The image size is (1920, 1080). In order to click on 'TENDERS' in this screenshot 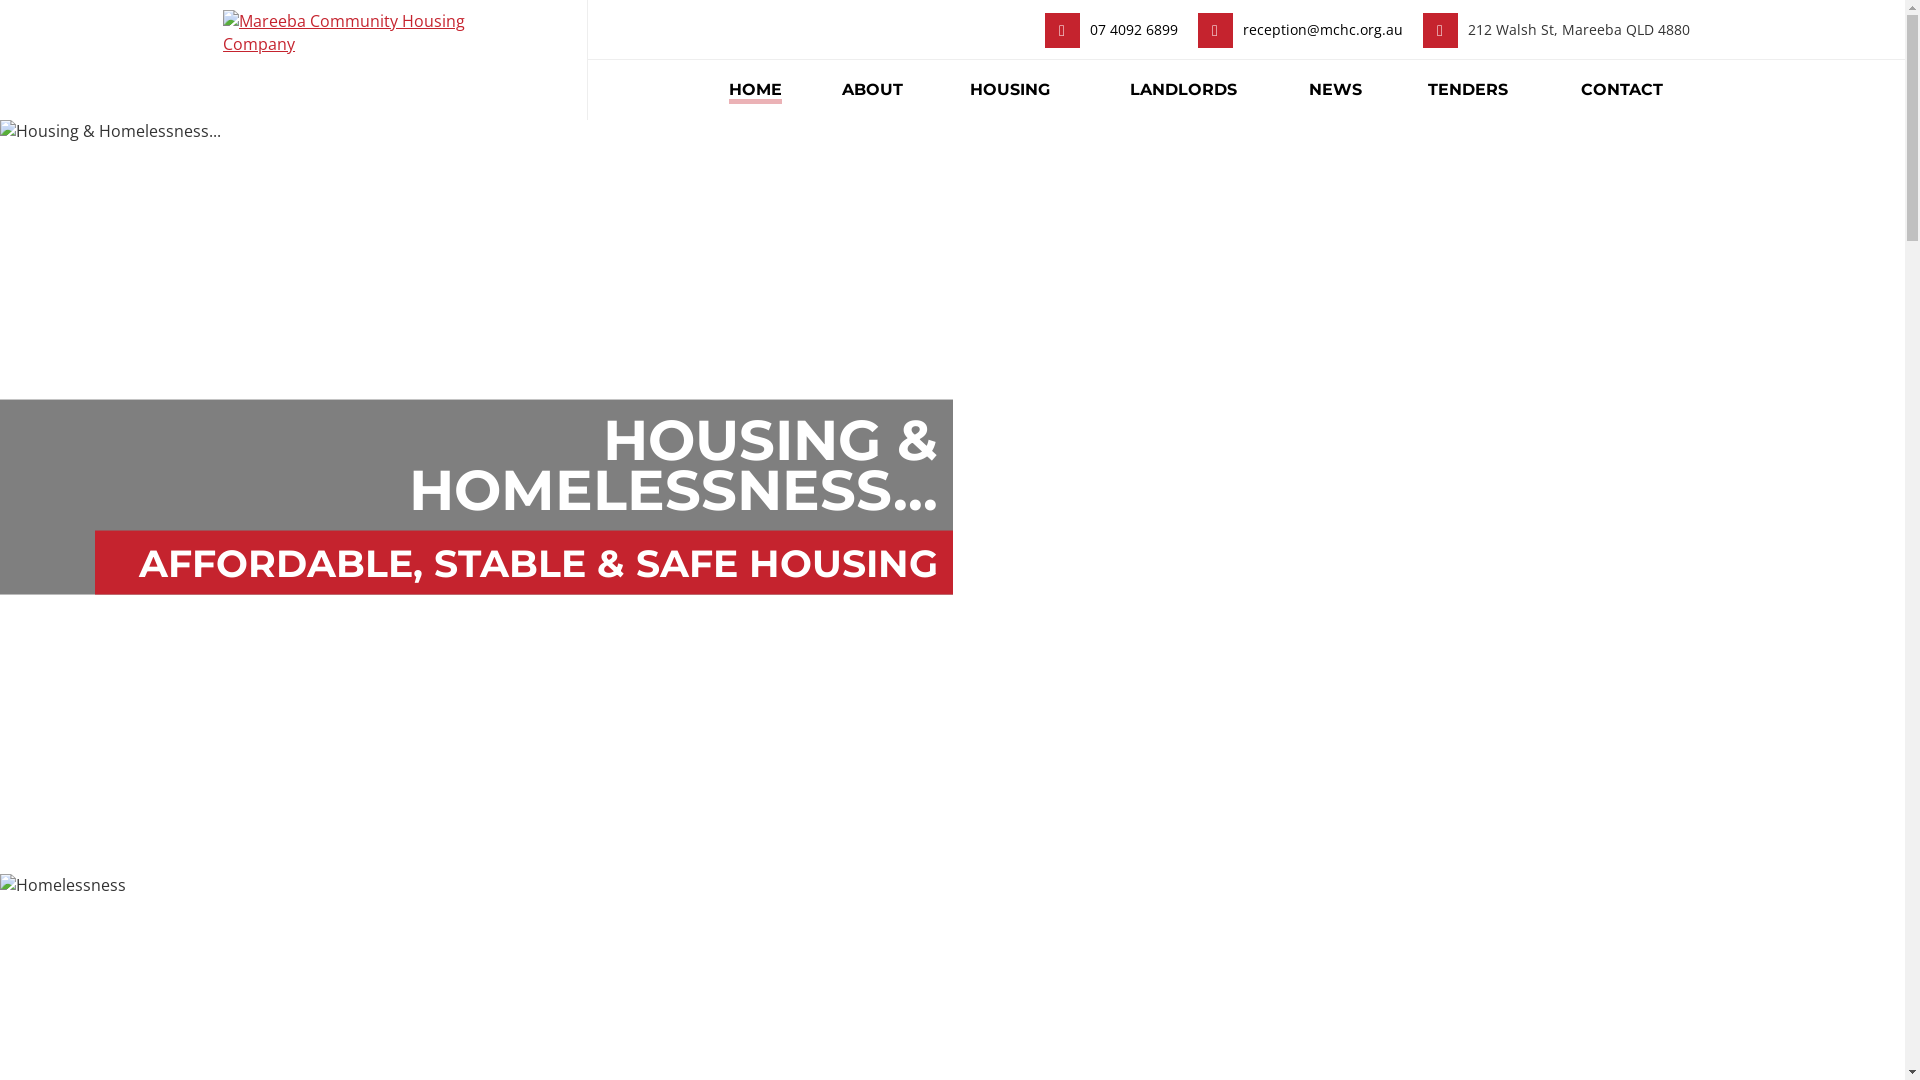, I will do `click(1468, 88)`.